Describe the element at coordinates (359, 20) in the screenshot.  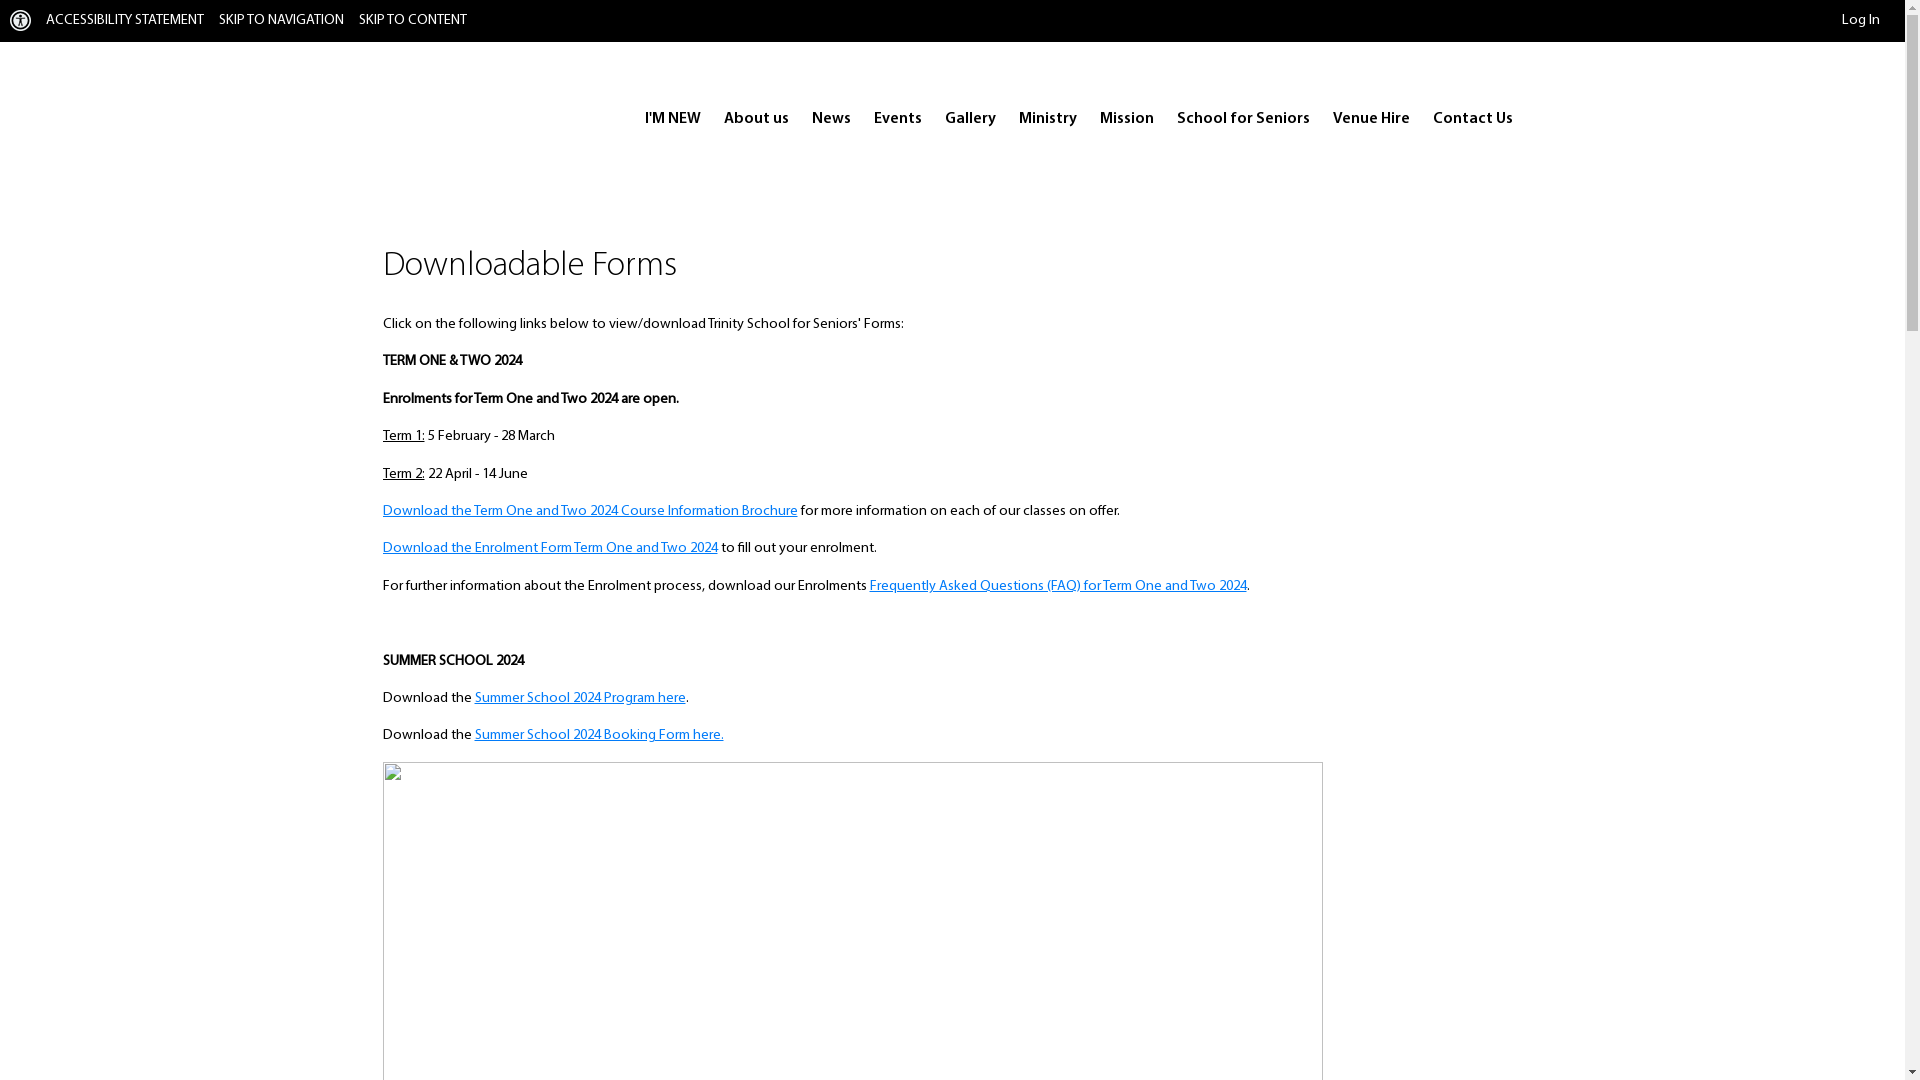
I see `'SKIP TO CONTENT'` at that location.